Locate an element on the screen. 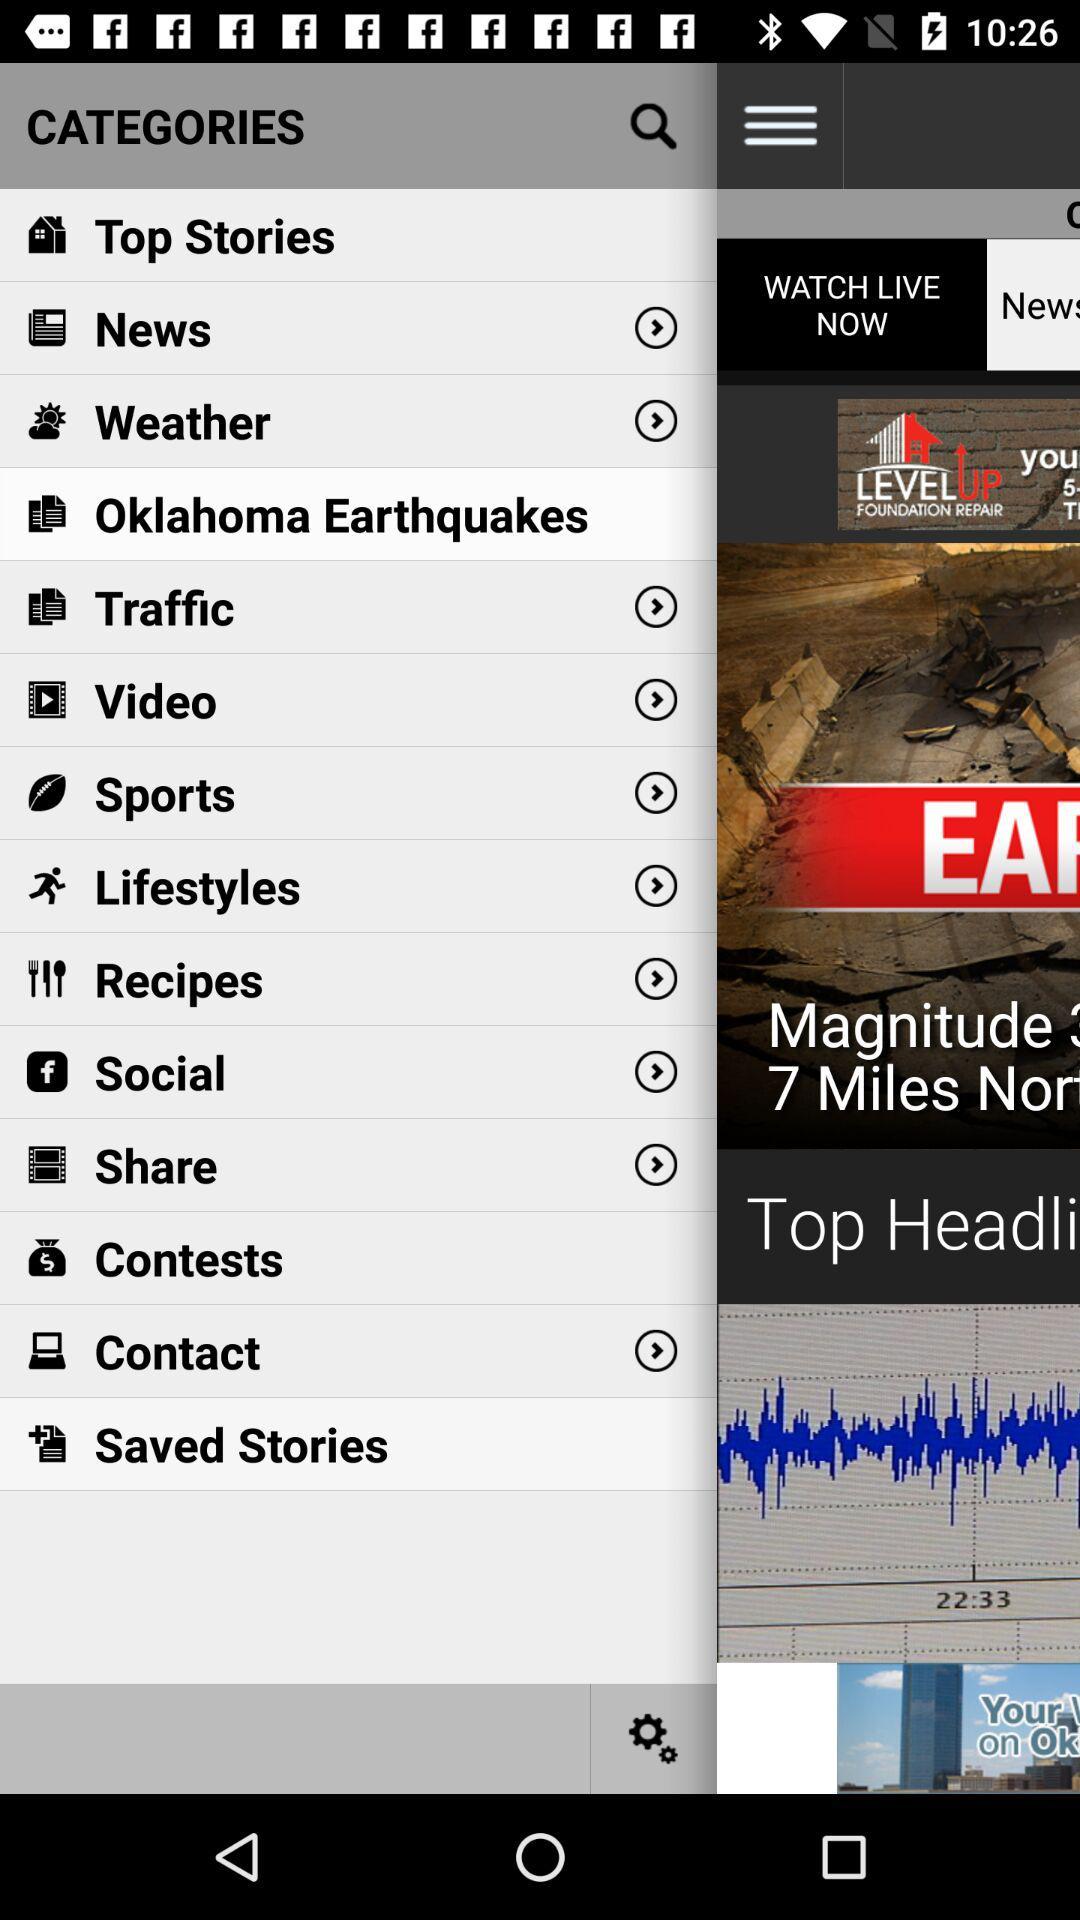  news 9 griffin communications l.l.c is located at coordinates (957, 1727).